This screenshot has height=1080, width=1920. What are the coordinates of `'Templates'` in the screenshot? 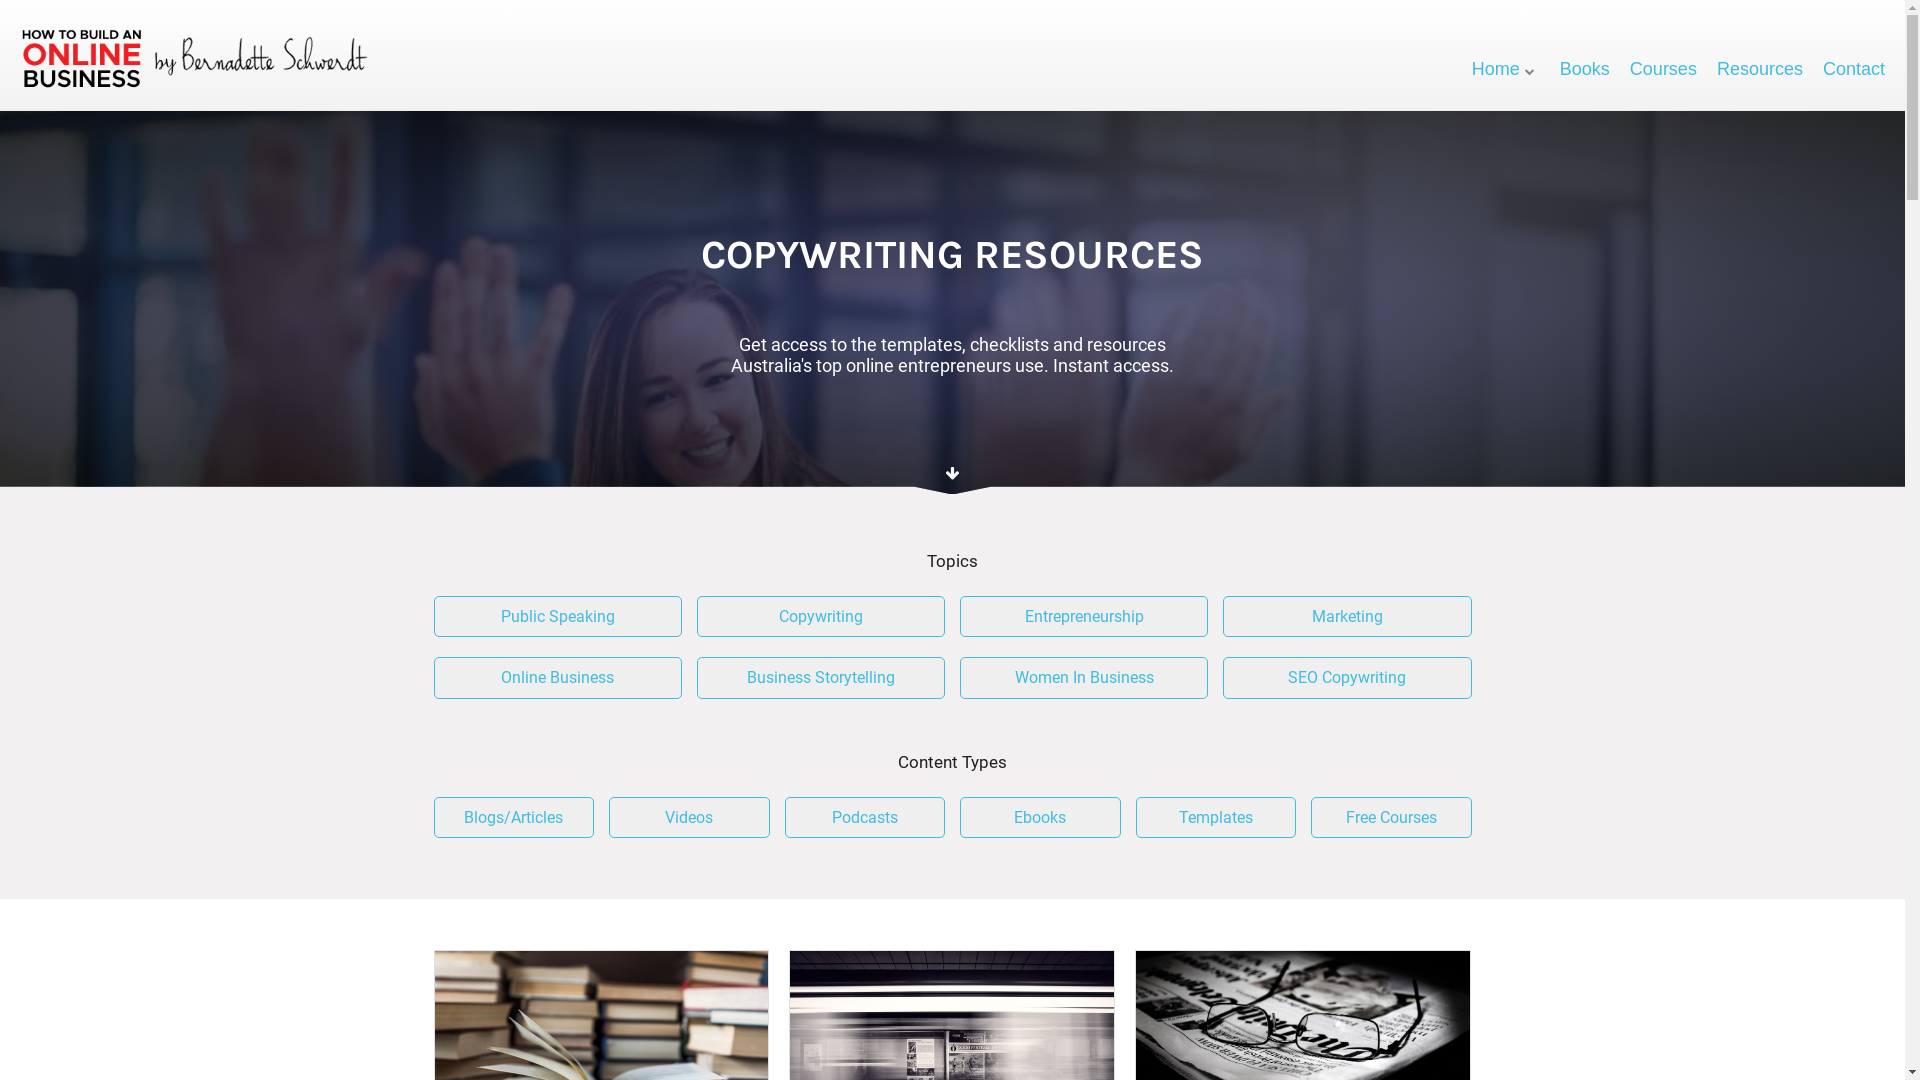 It's located at (1215, 817).